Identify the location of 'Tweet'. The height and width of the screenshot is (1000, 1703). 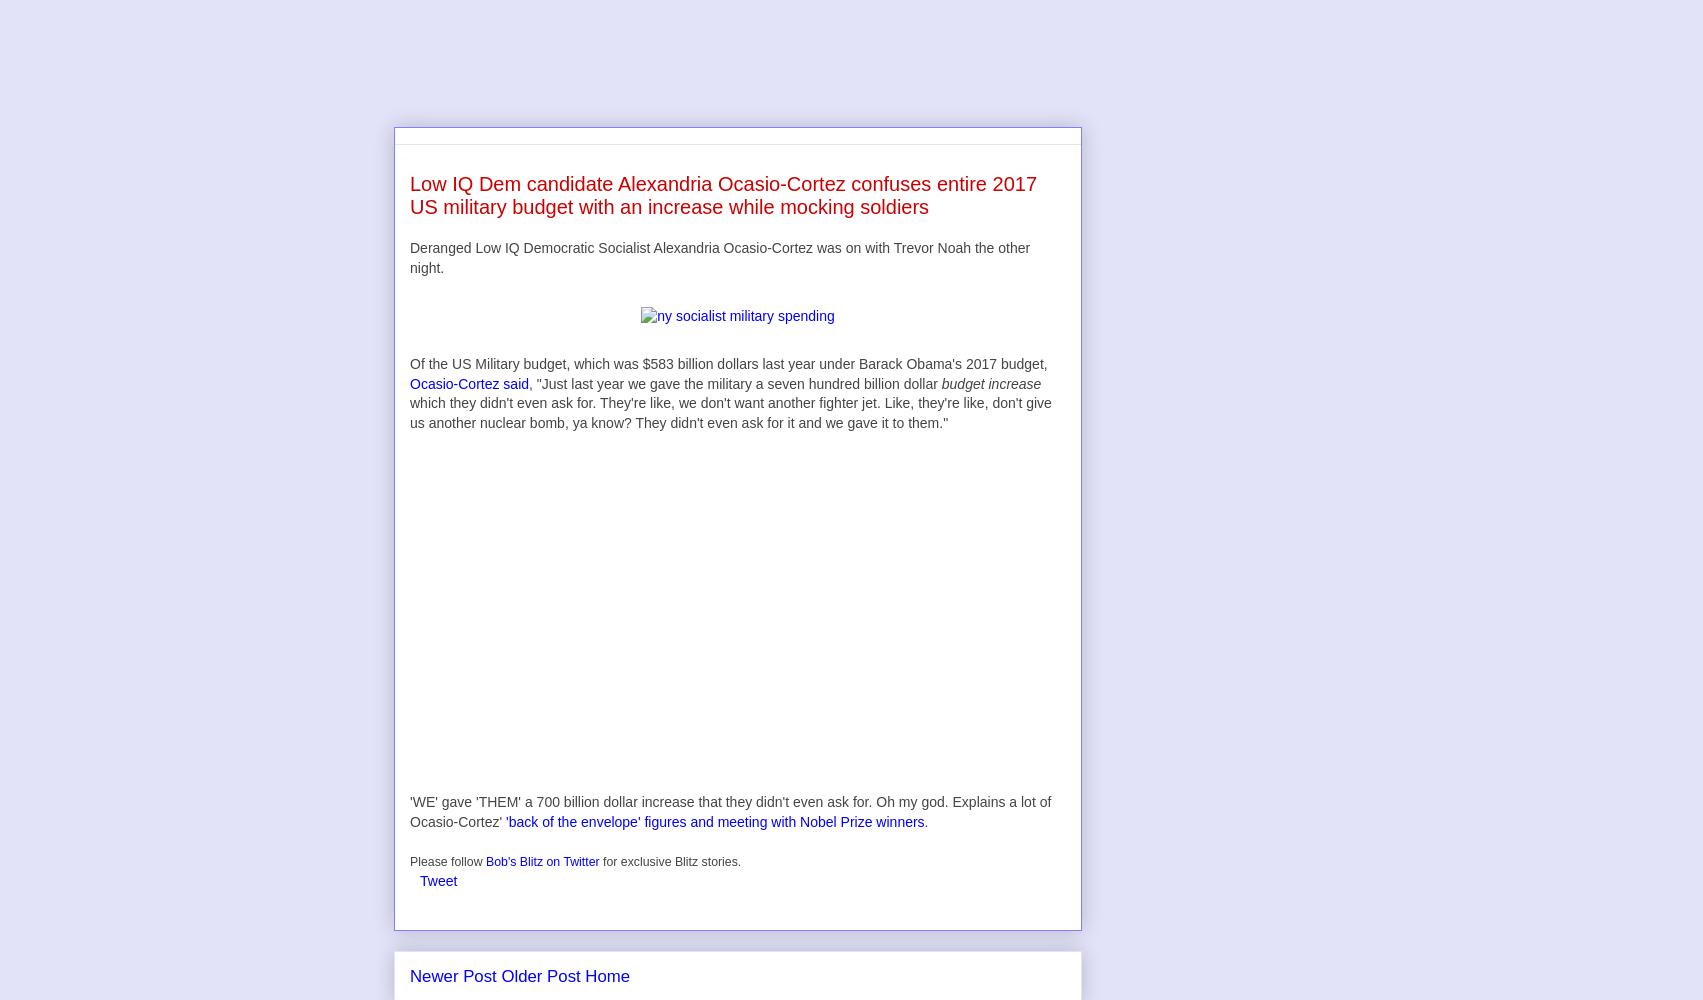
(438, 880).